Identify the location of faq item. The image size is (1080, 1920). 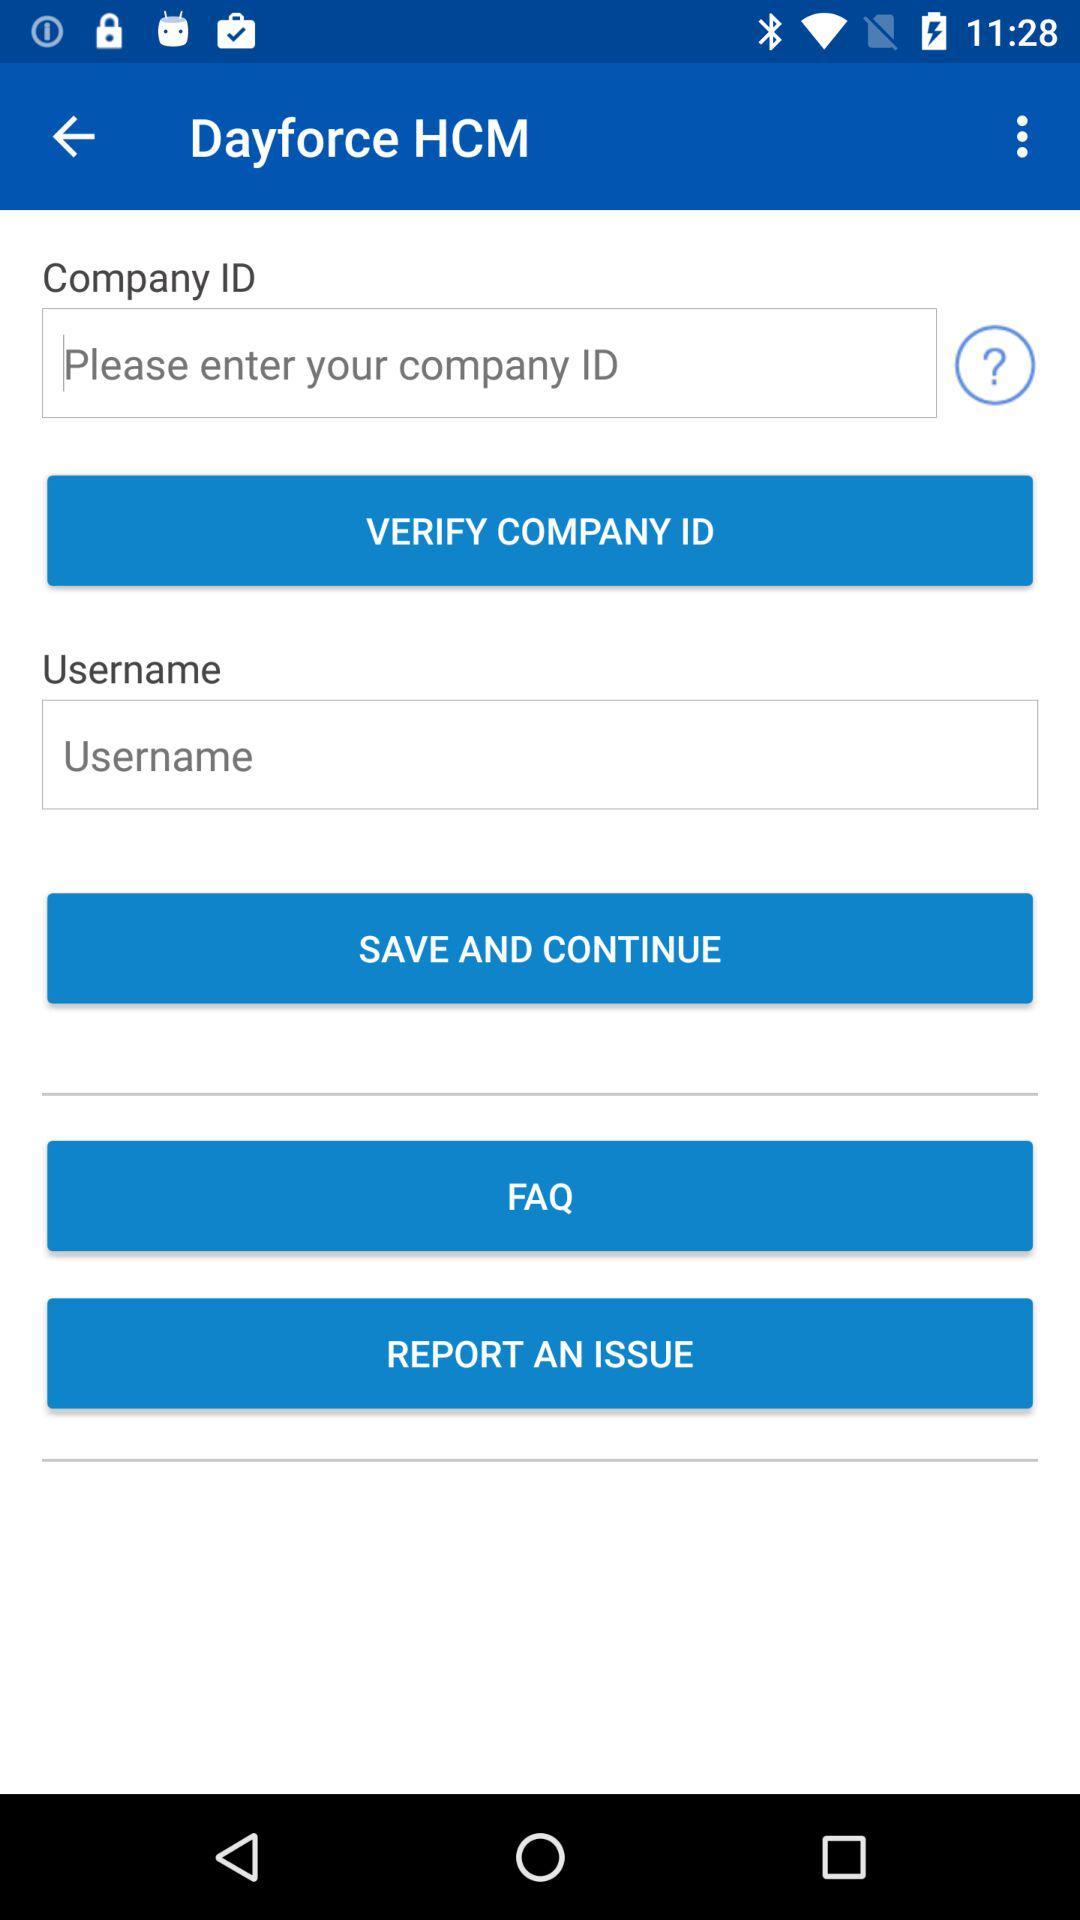
(540, 1198).